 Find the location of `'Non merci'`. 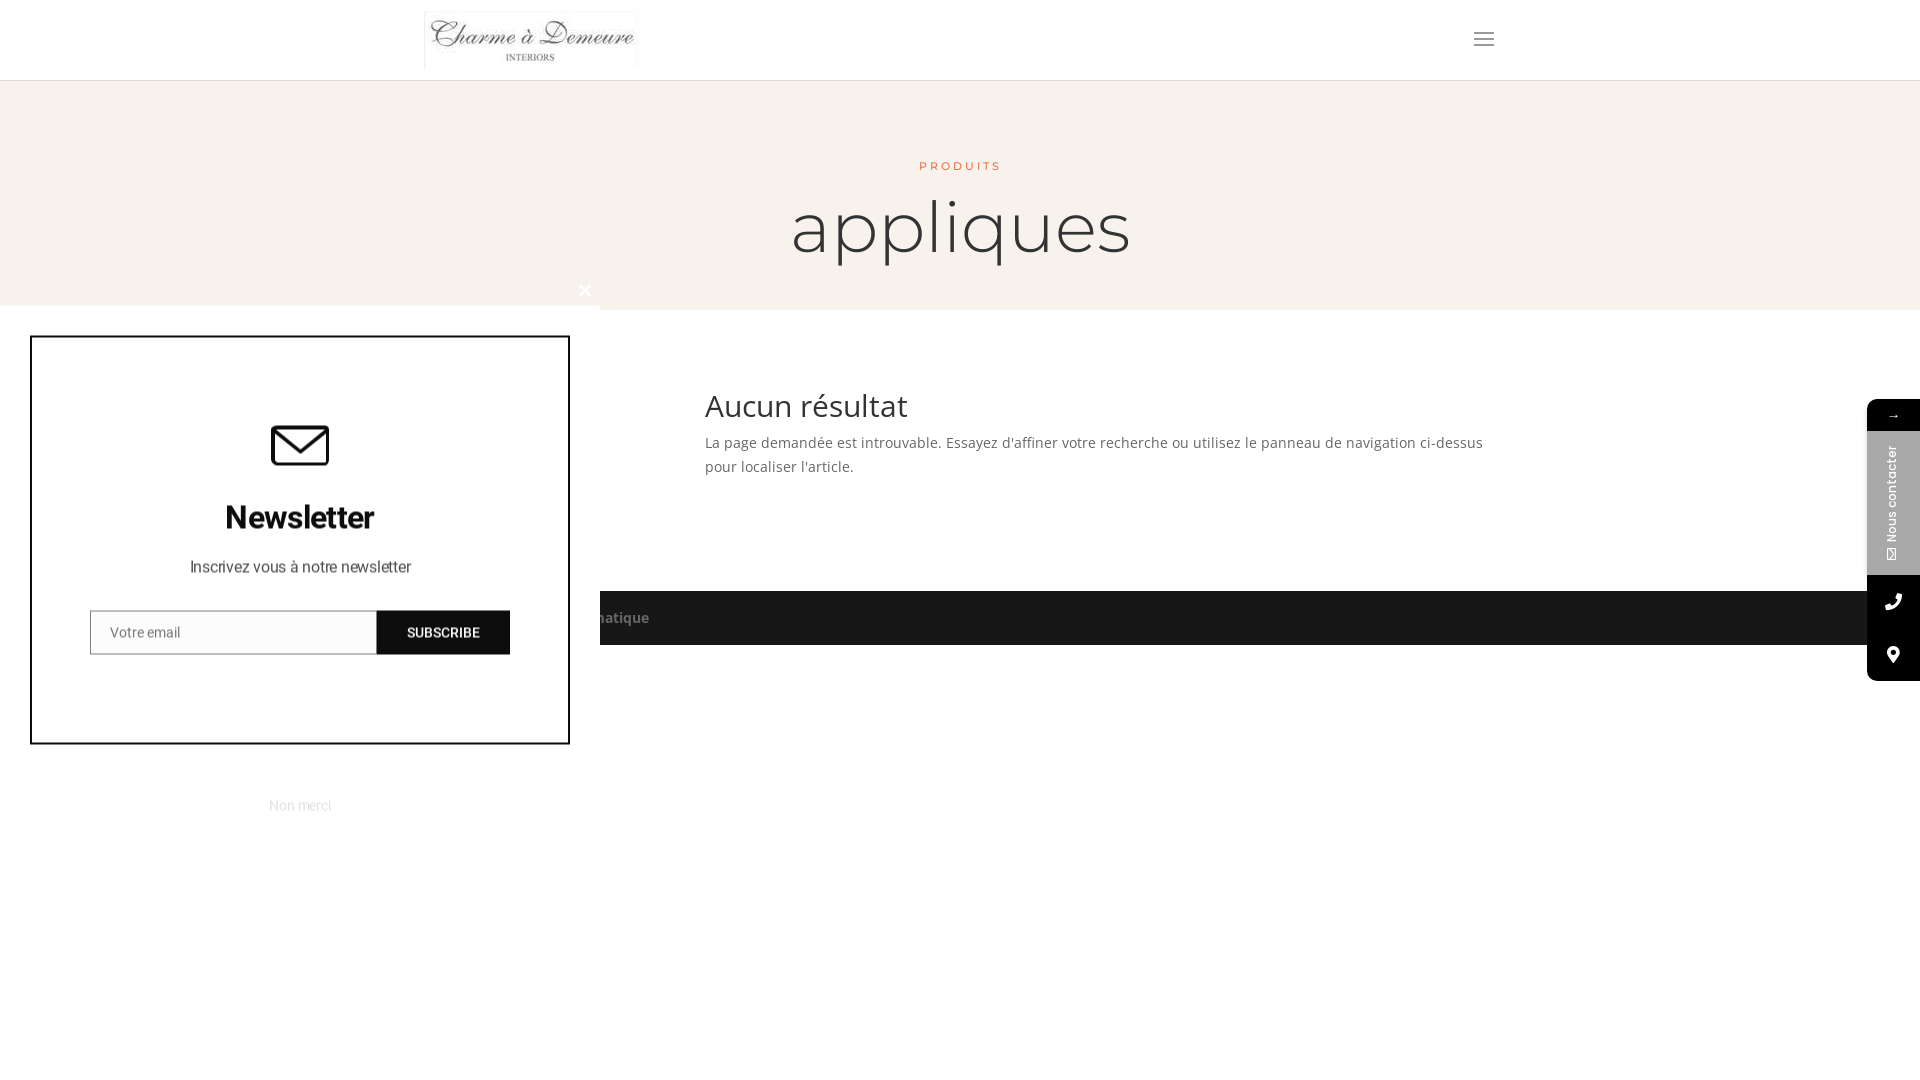

'Non merci' is located at coordinates (267, 805).